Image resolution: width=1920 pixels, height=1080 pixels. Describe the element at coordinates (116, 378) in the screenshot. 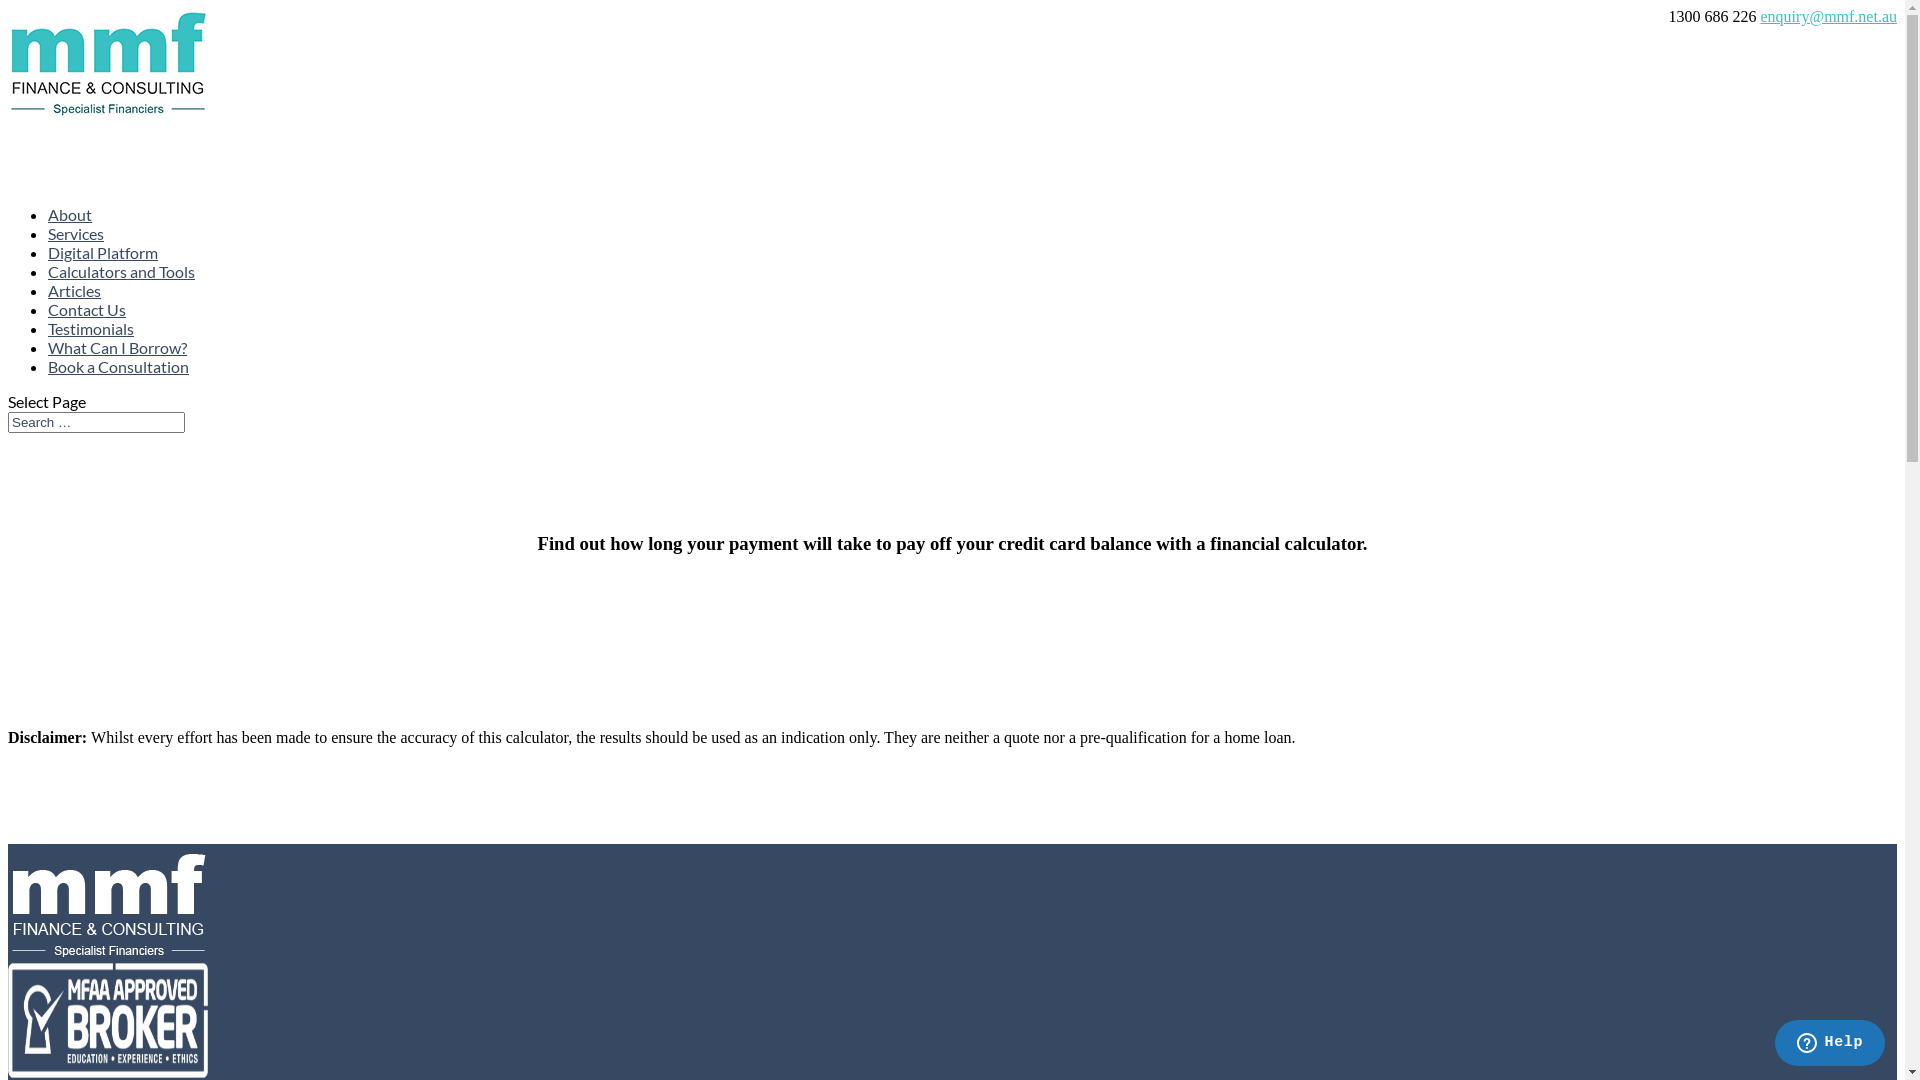

I see `'What Can I Borrow?'` at that location.